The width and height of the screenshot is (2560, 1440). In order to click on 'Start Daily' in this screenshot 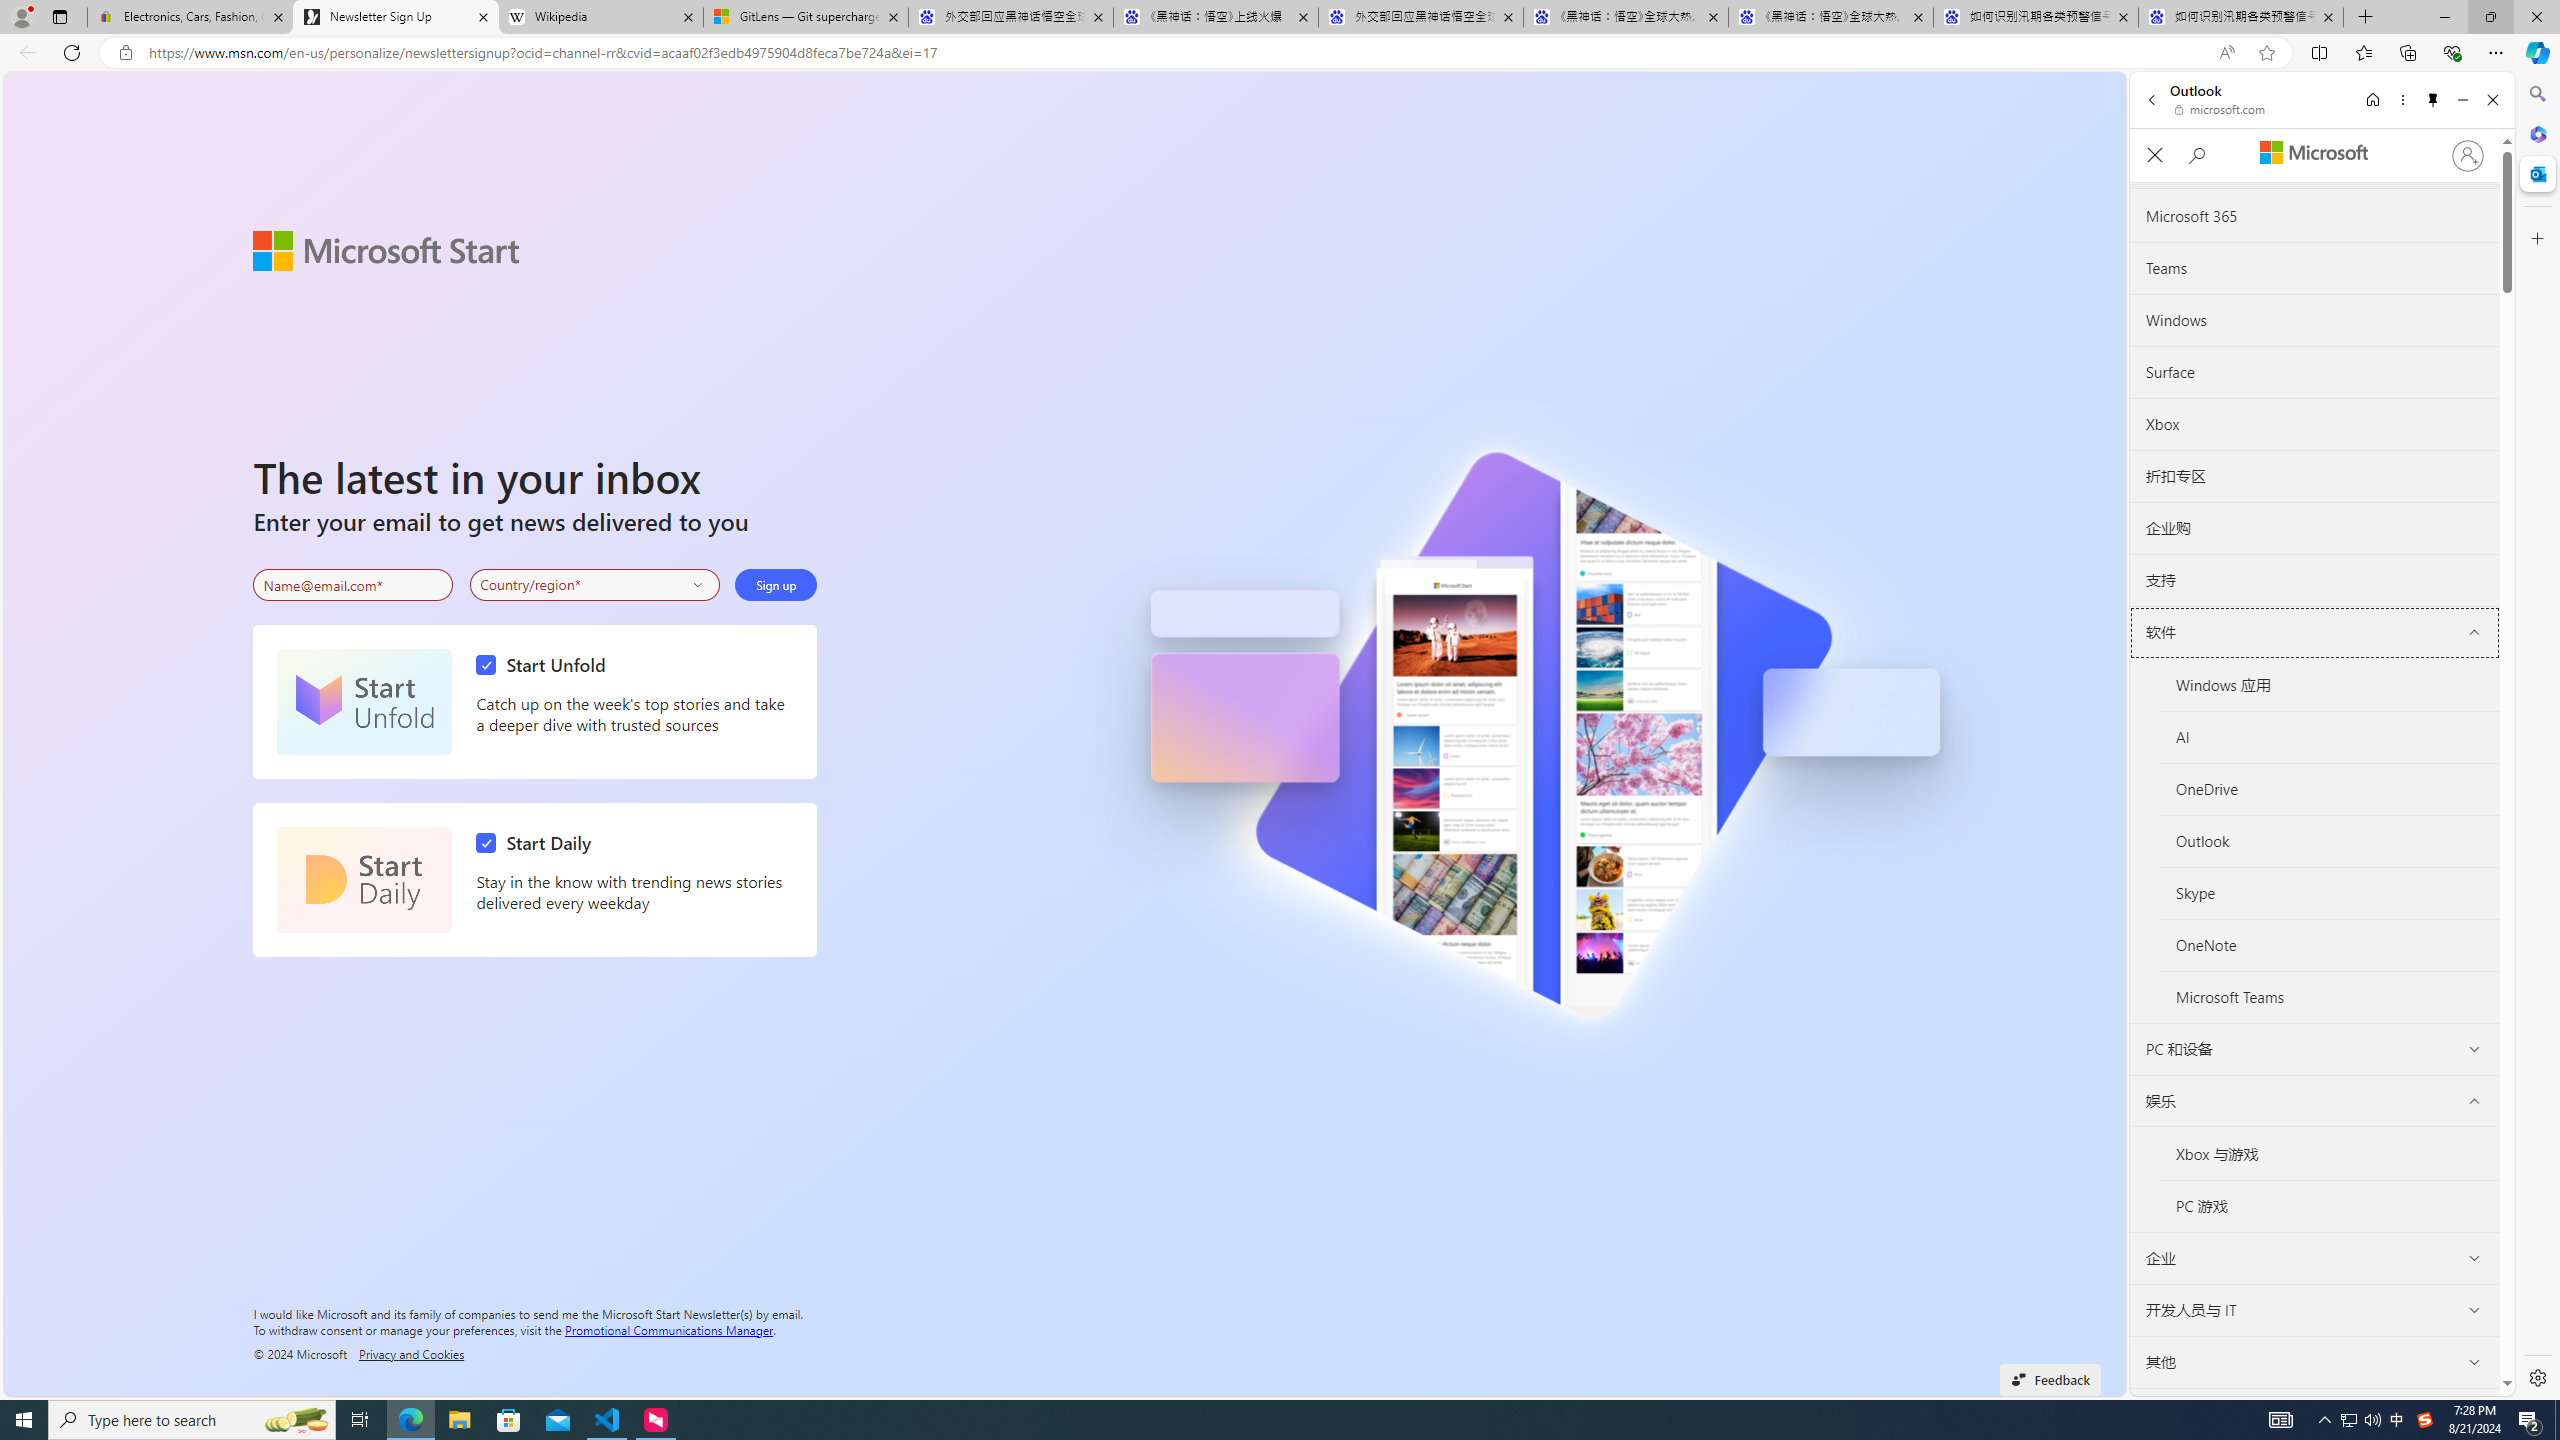, I will do `click(363, 880)`.